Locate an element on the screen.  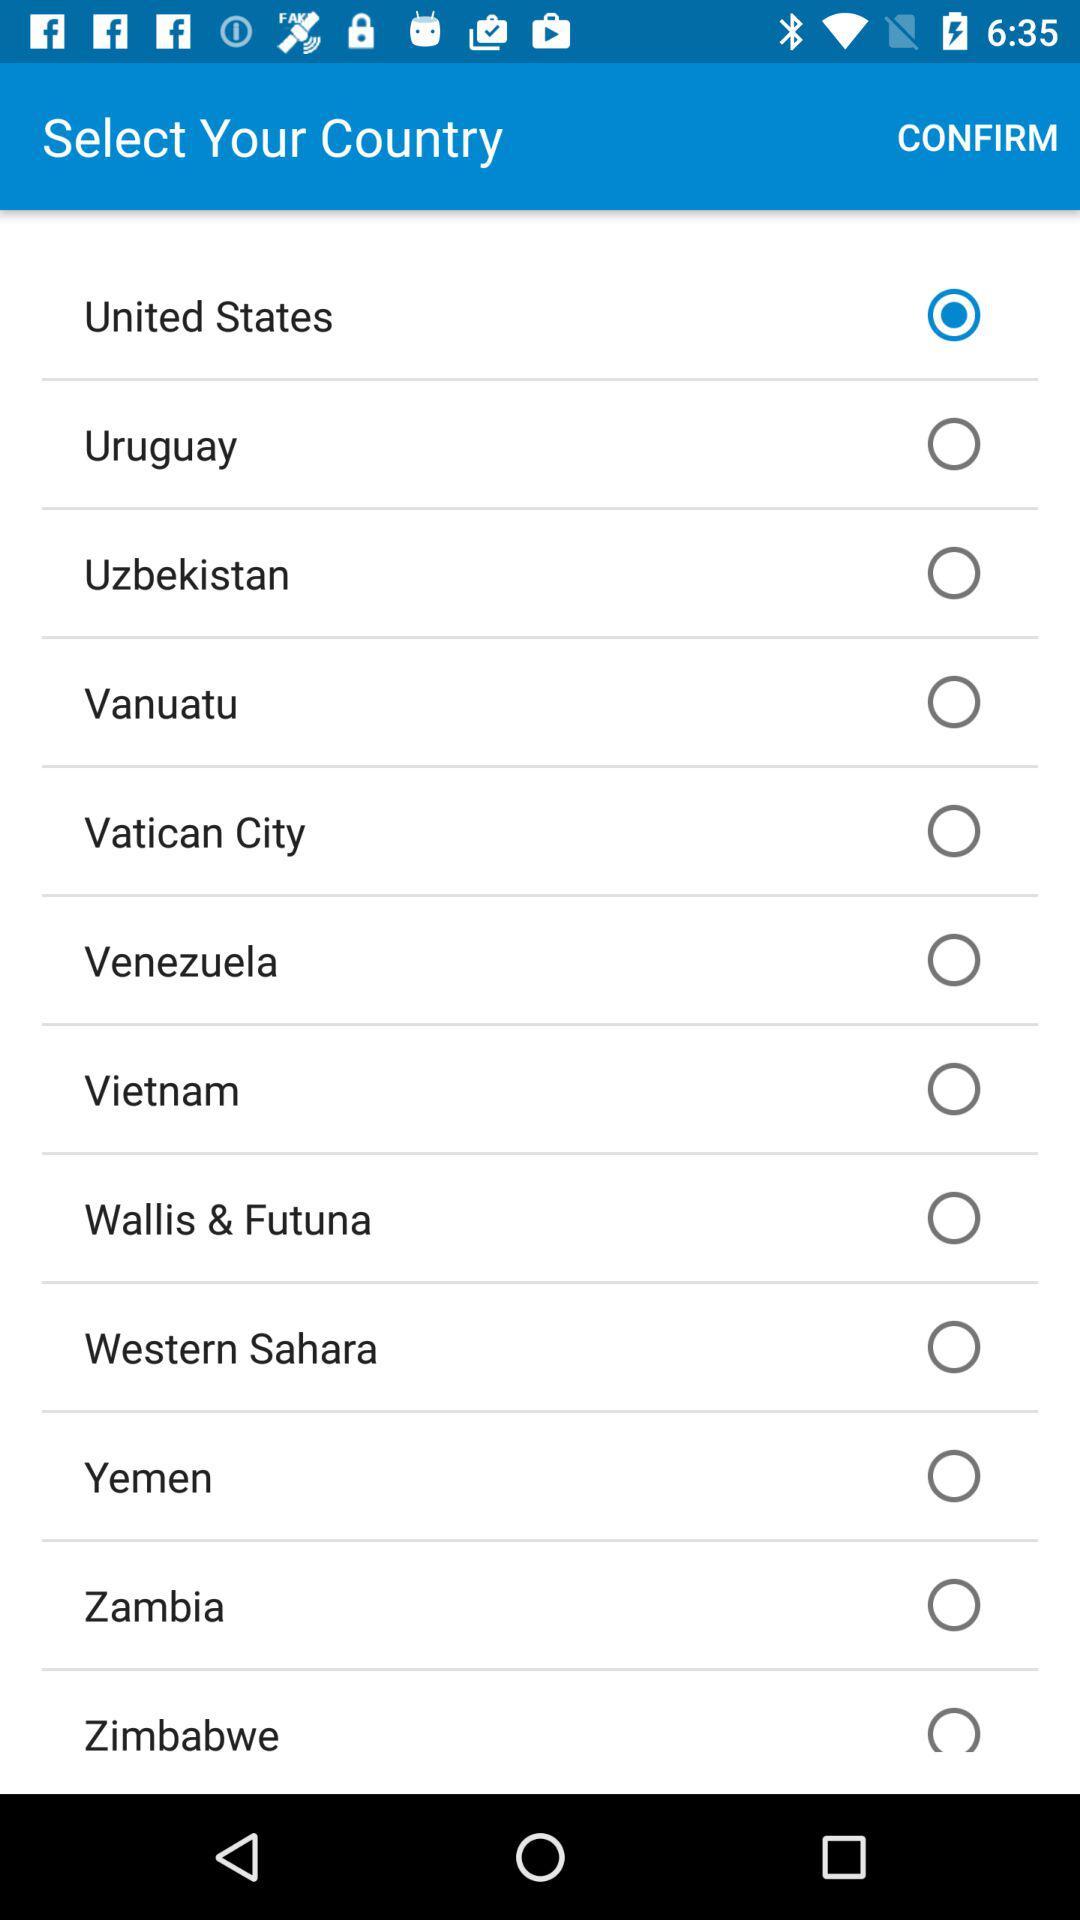
icon above the united states is located at coordinates (977, 135).